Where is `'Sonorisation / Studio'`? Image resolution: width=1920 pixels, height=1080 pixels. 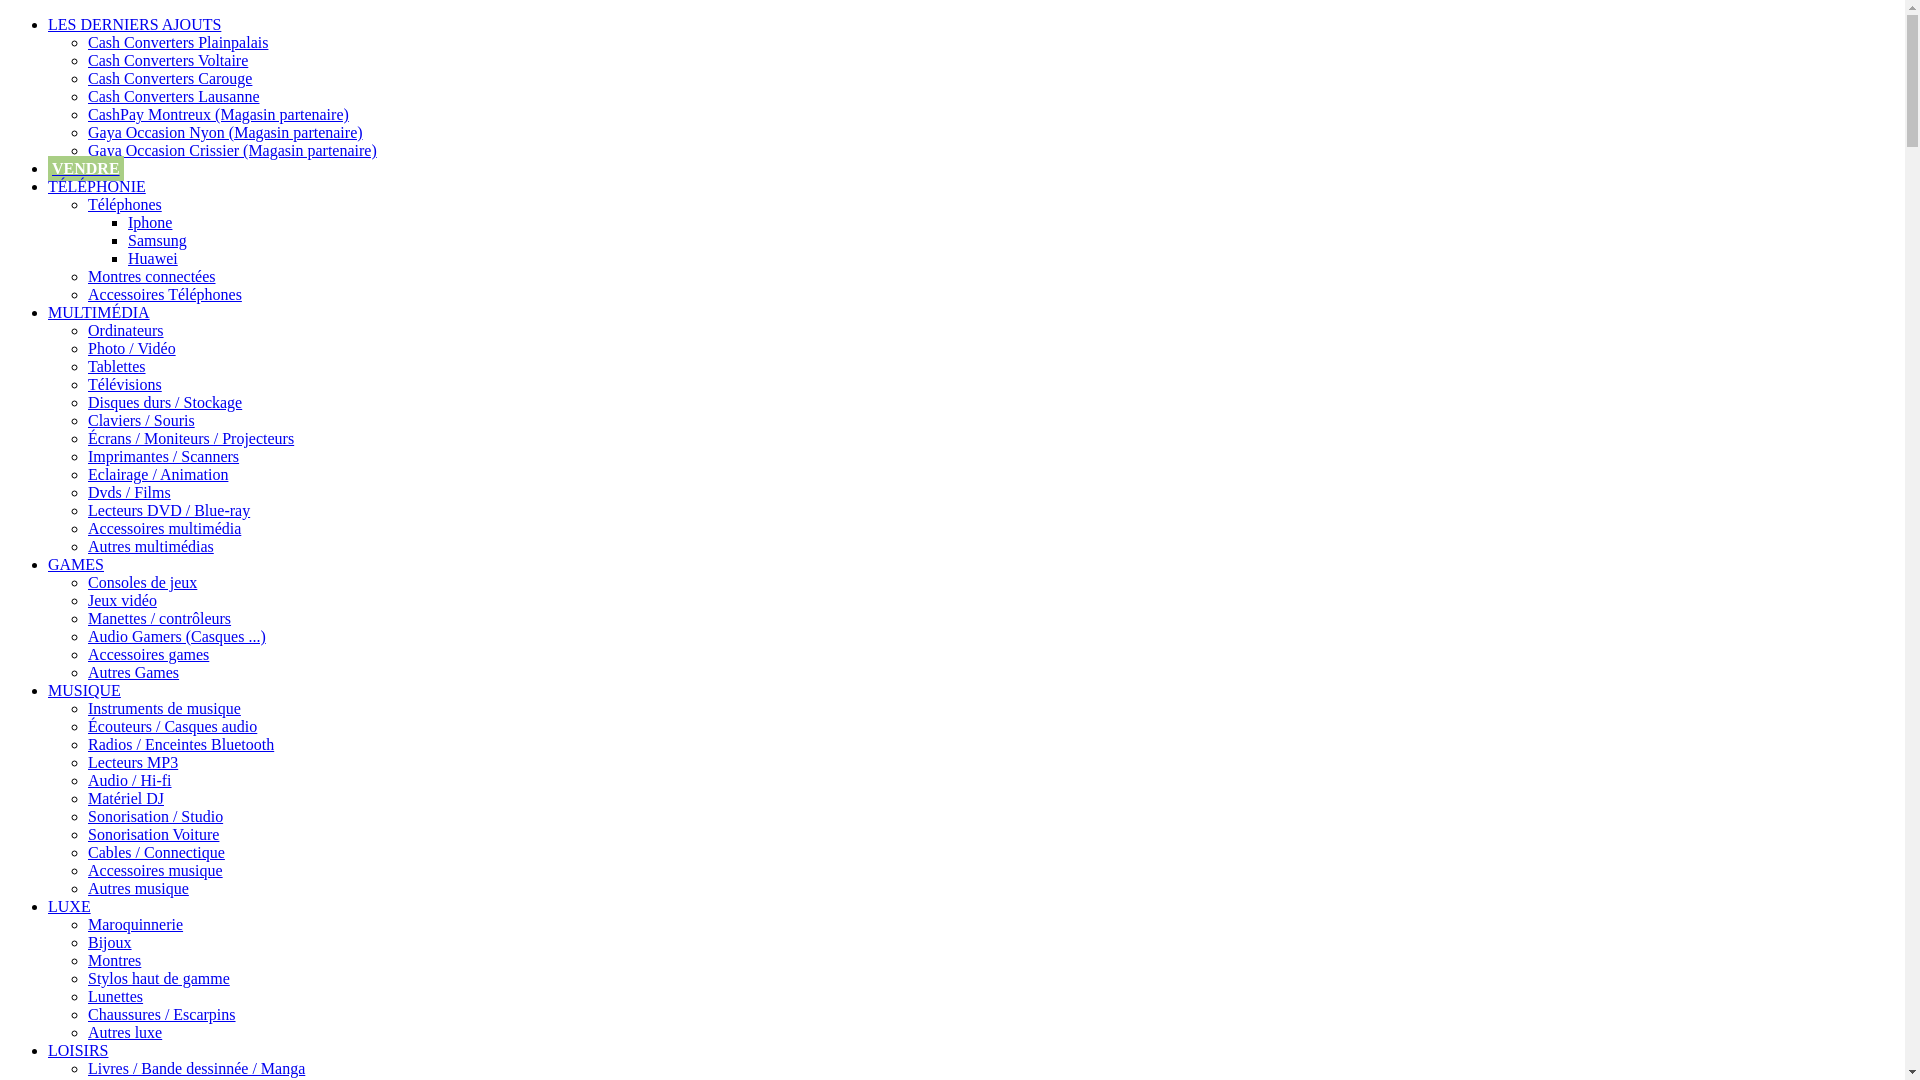
'Sonorisation / Studio' is located at coordinates (86, 816).